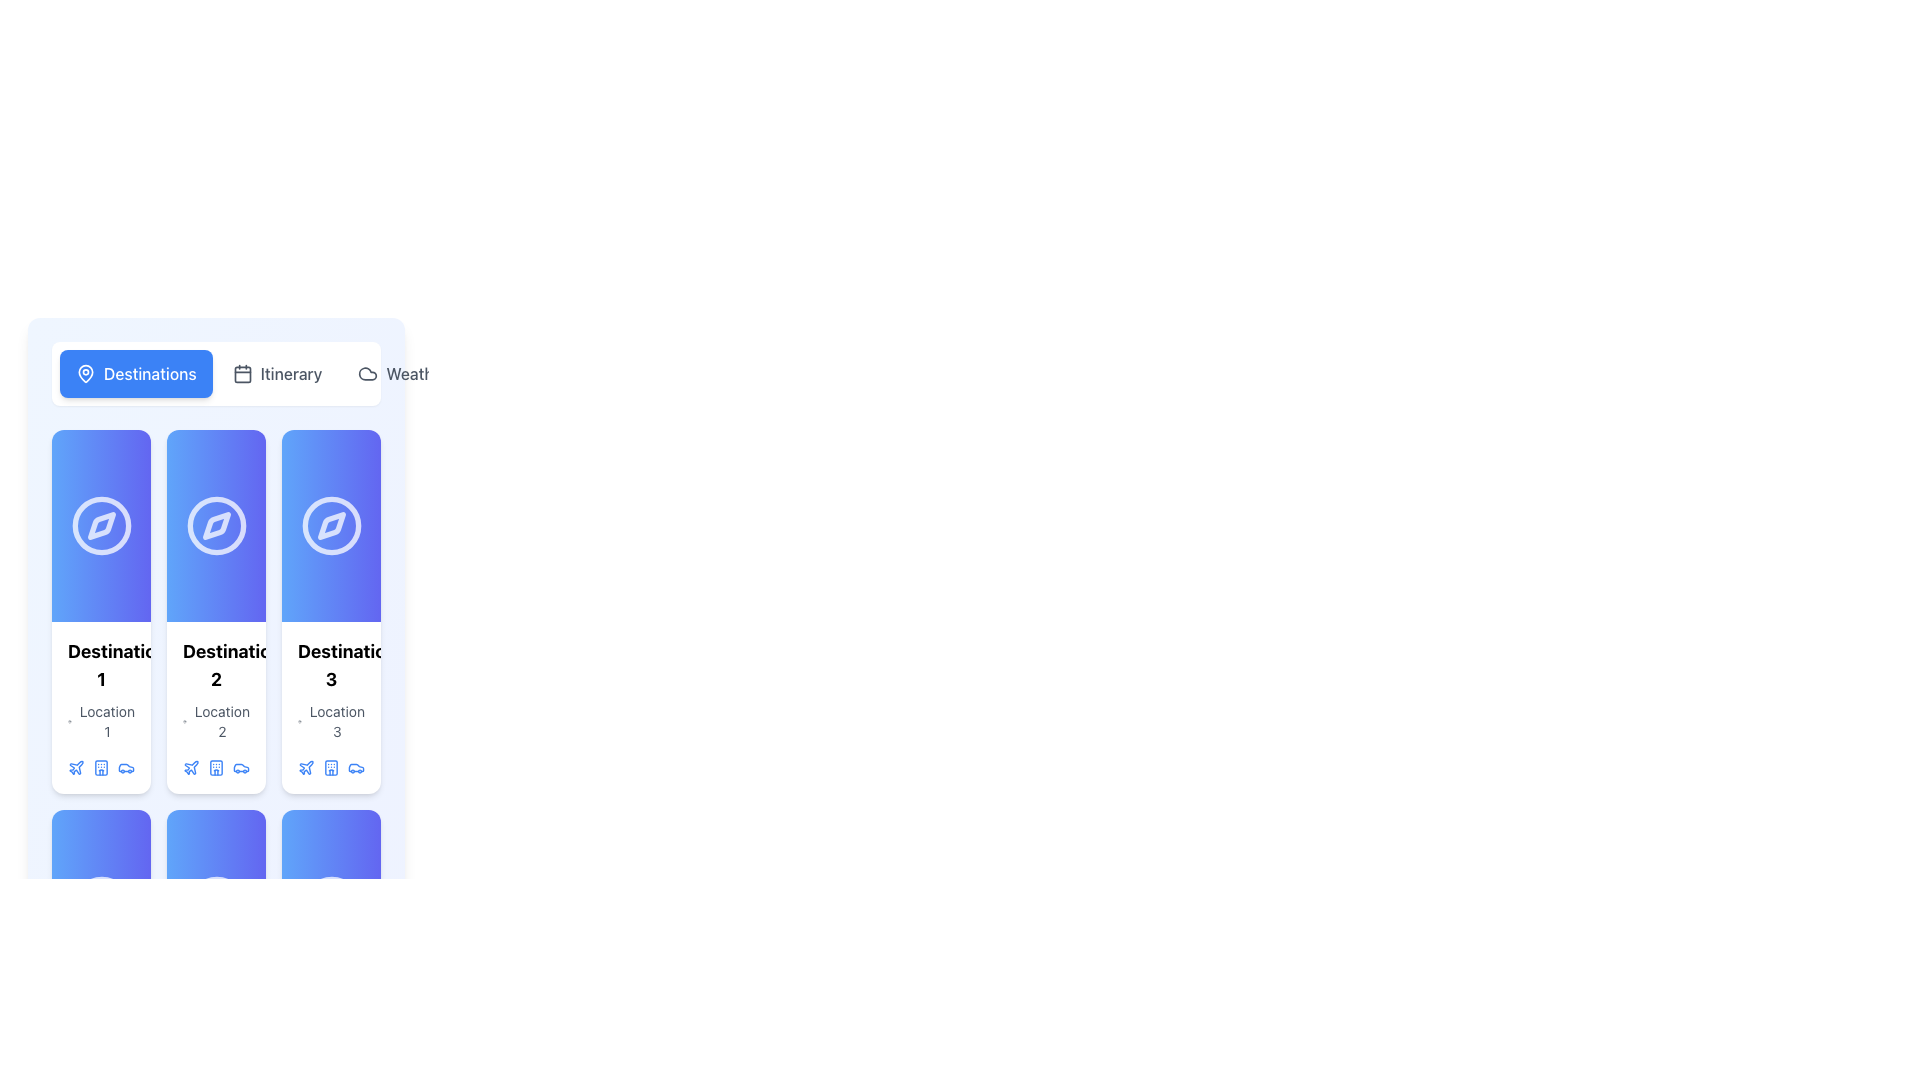  I want to click on the weather navigation button, so click(402, 374).